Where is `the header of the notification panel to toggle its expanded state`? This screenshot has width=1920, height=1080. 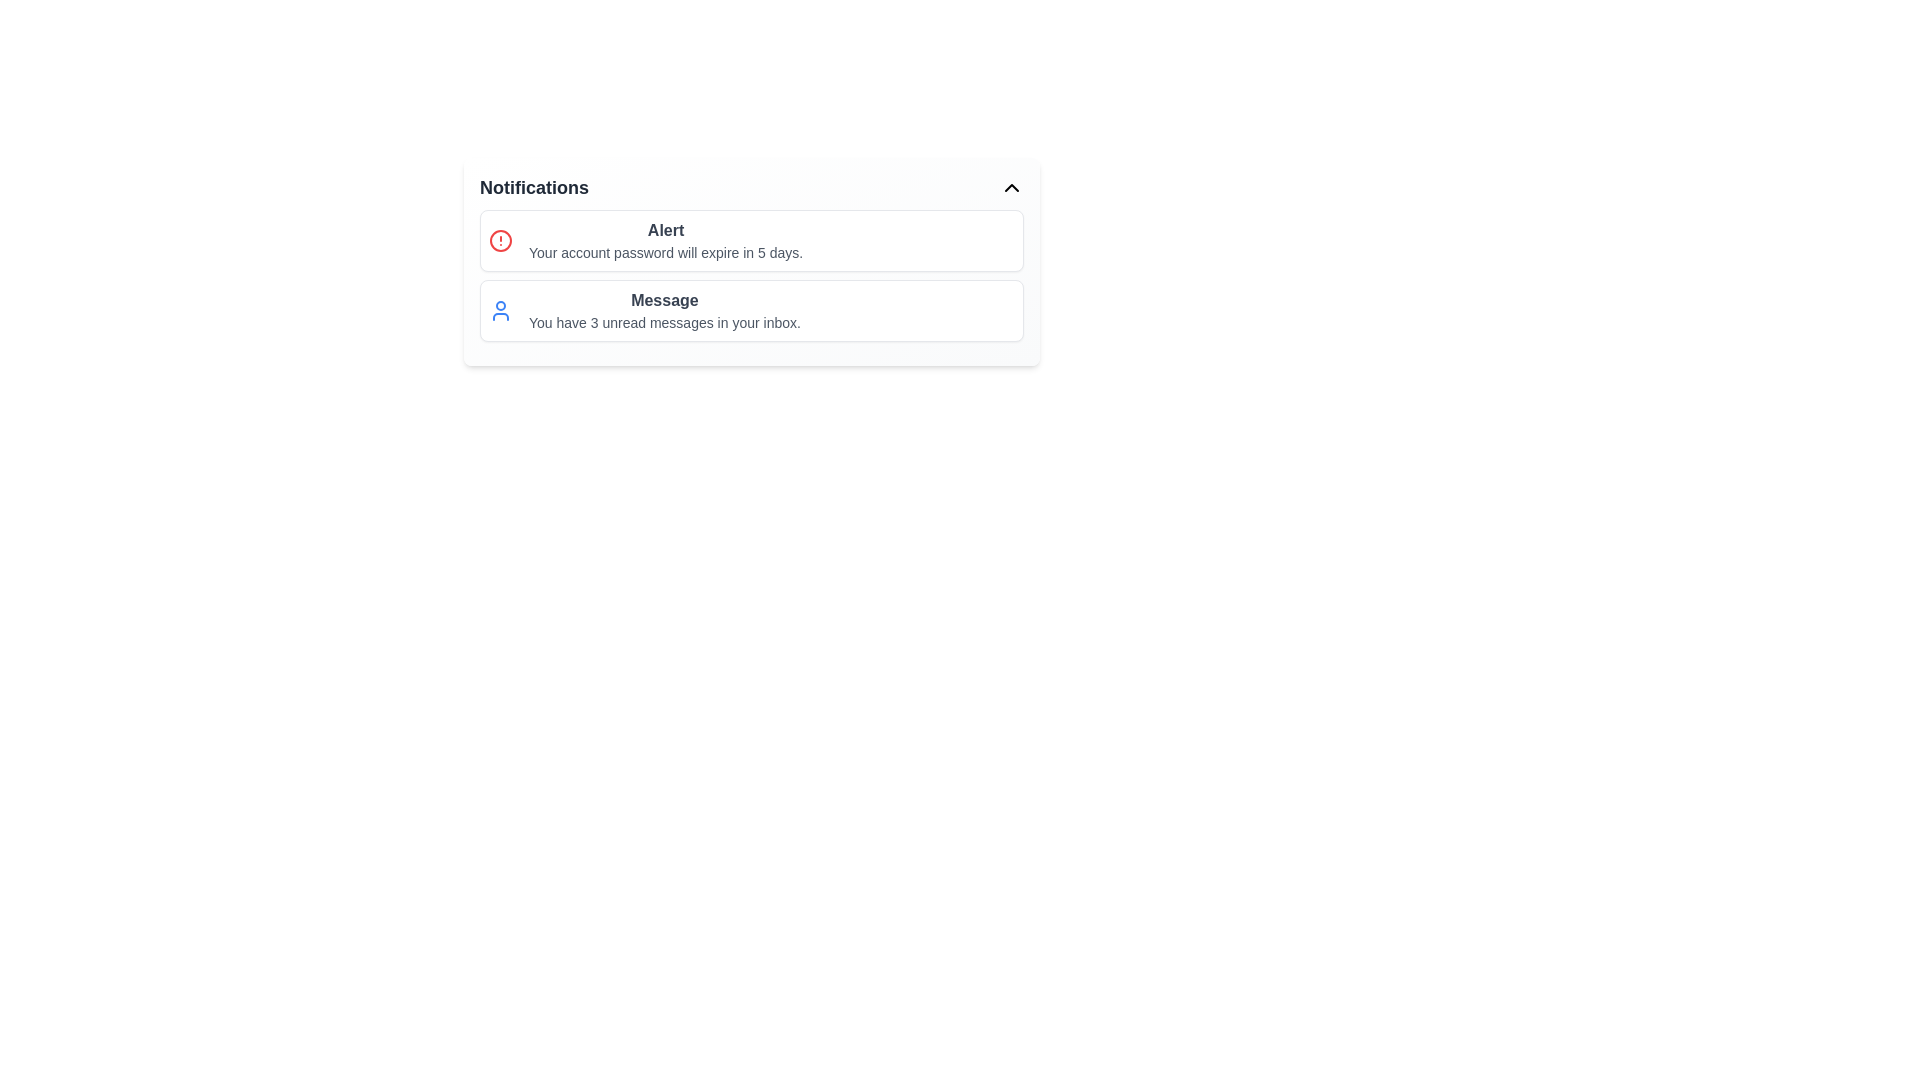 the header of the notification panel to toggle its expanded state is located at coordinates (751, 188).